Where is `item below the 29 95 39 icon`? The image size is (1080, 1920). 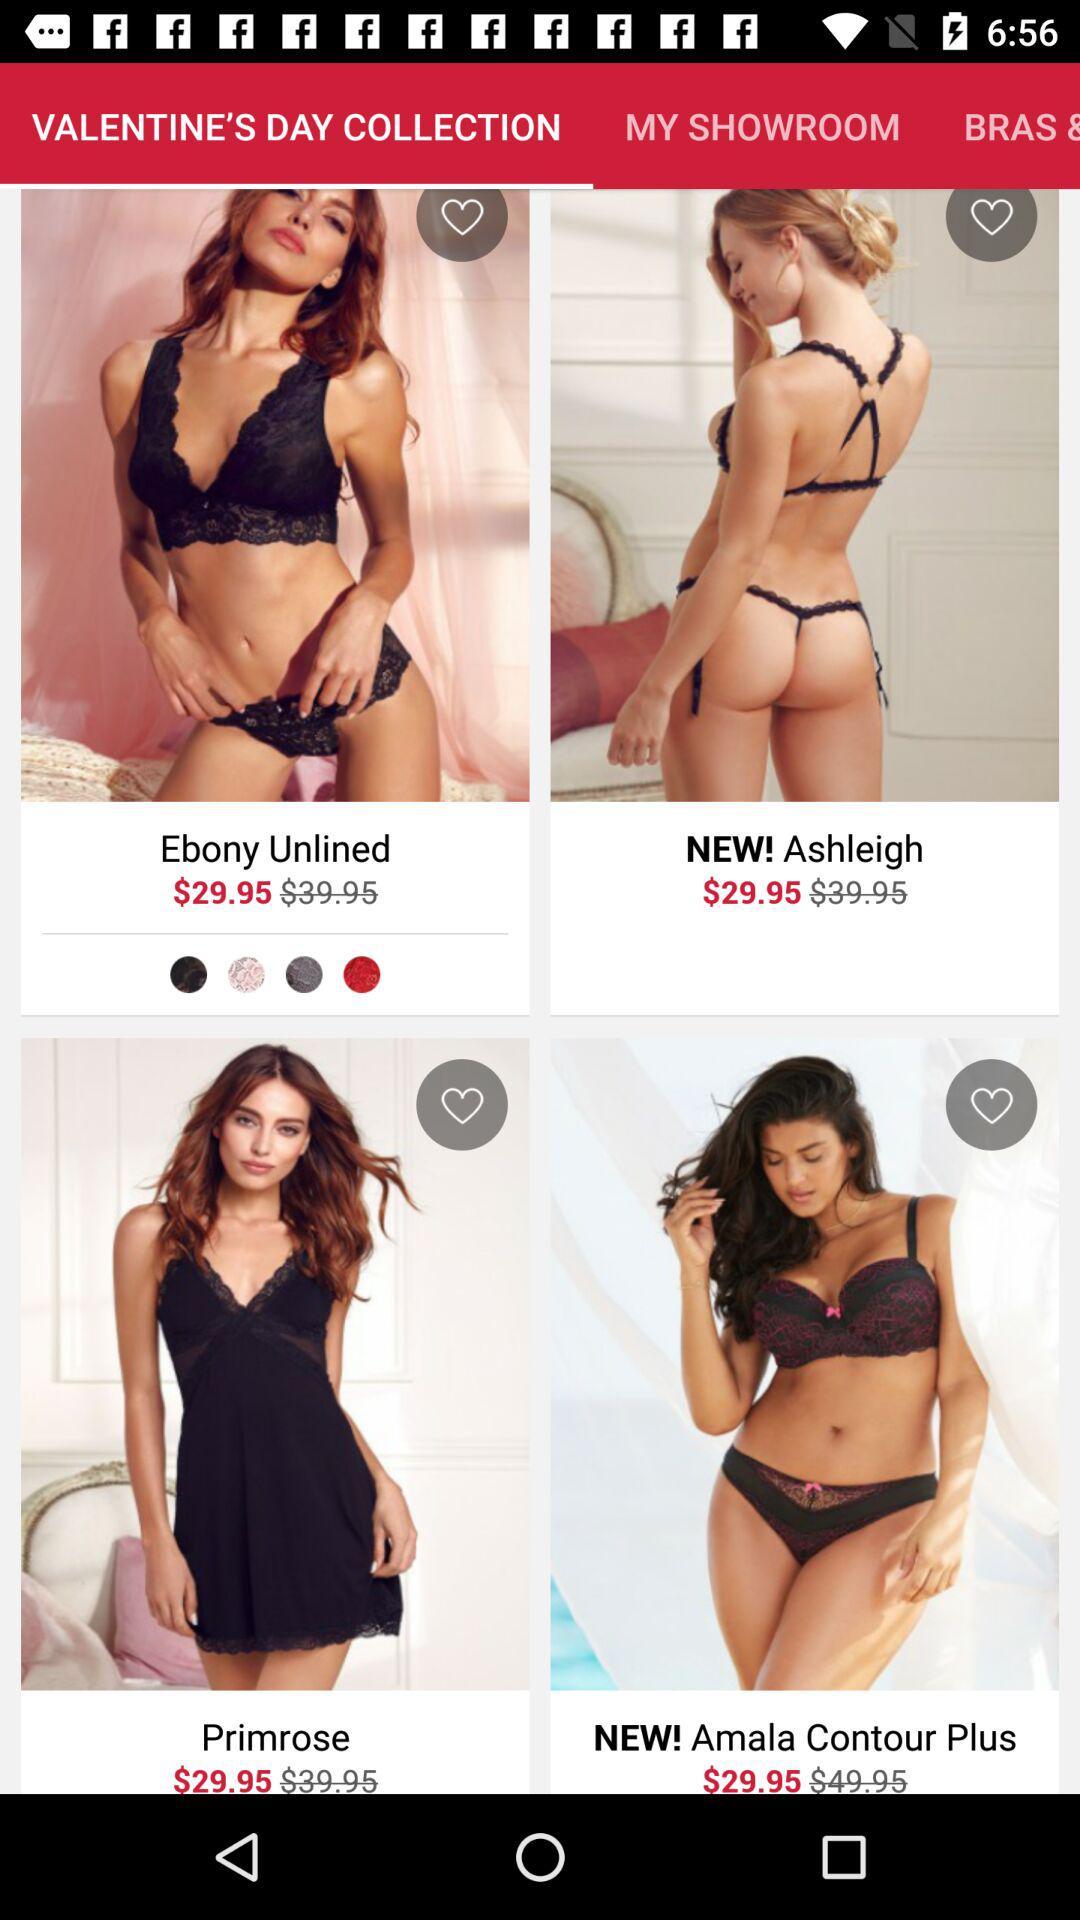
item below the 29 95 39 icon is located at coordinates (188, 974).